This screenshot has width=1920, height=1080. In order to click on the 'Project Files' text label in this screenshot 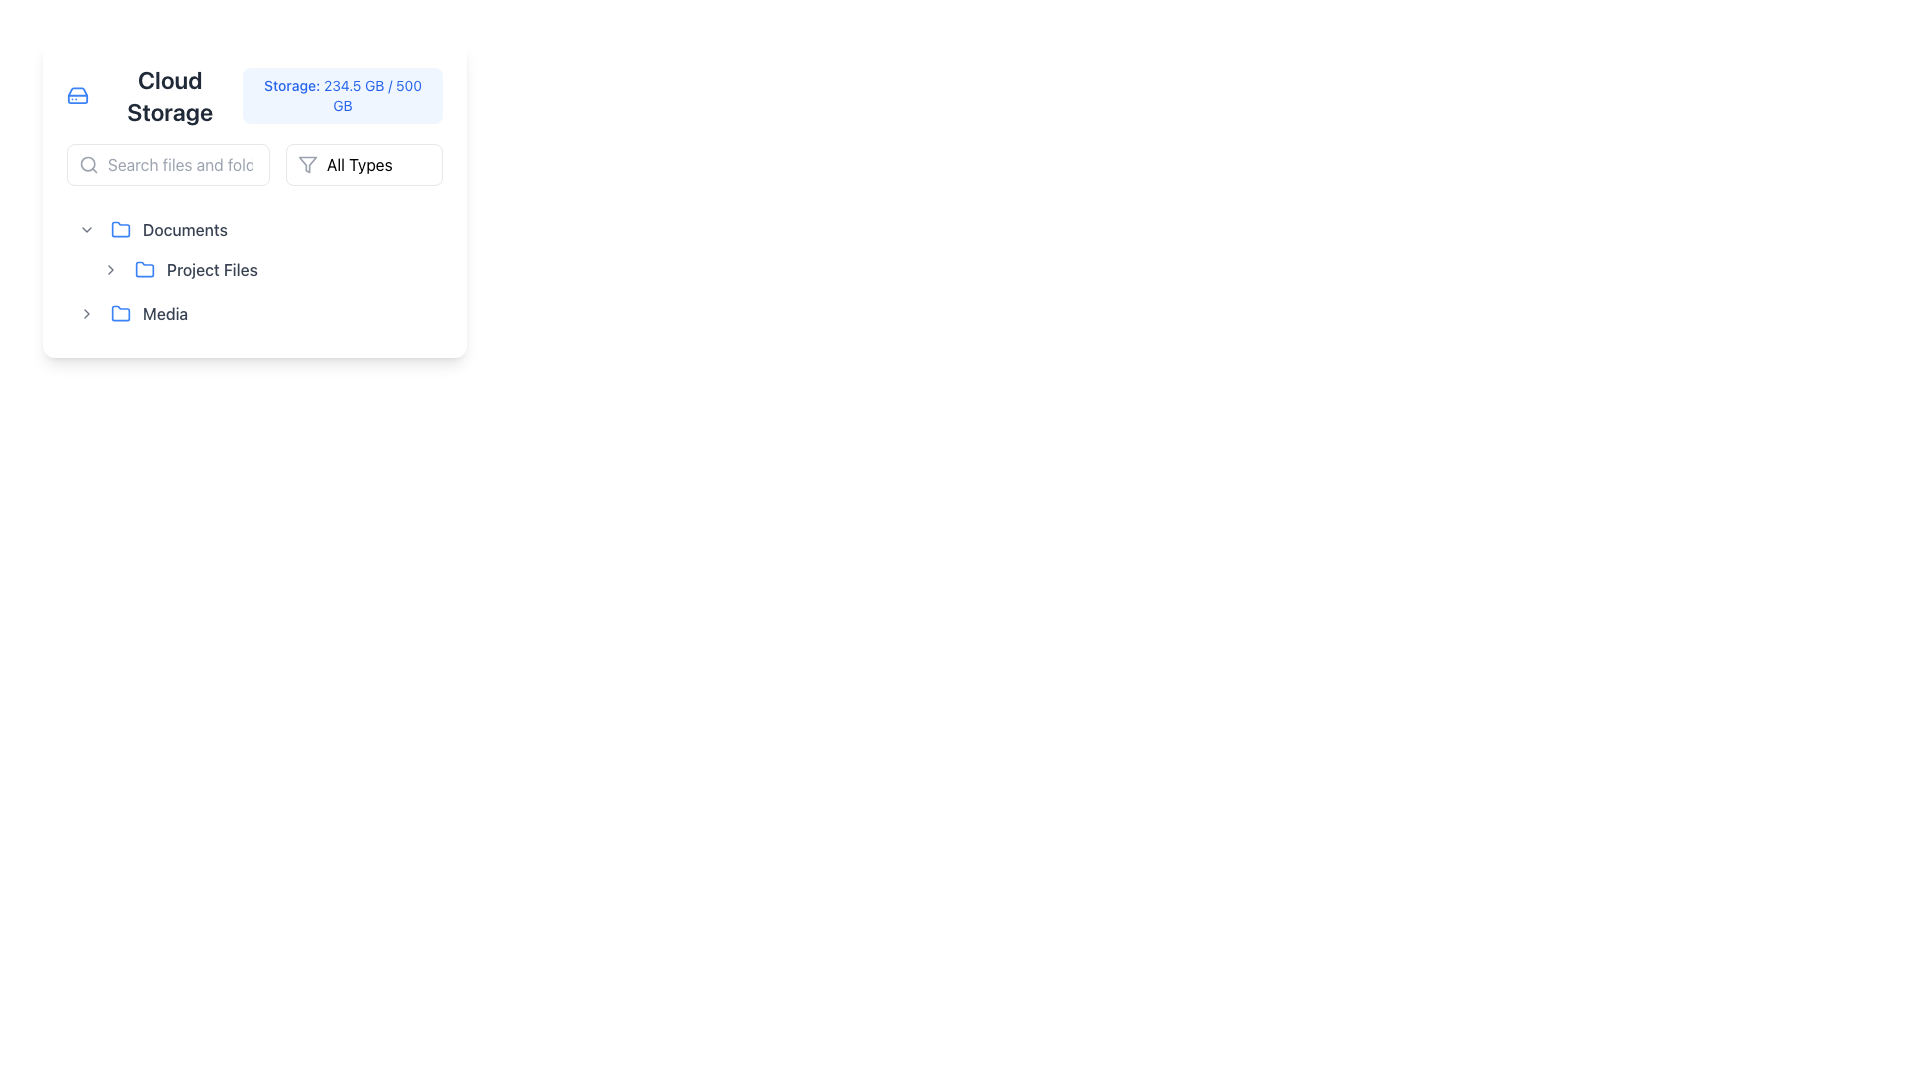, I will do `click(212, 270)`.